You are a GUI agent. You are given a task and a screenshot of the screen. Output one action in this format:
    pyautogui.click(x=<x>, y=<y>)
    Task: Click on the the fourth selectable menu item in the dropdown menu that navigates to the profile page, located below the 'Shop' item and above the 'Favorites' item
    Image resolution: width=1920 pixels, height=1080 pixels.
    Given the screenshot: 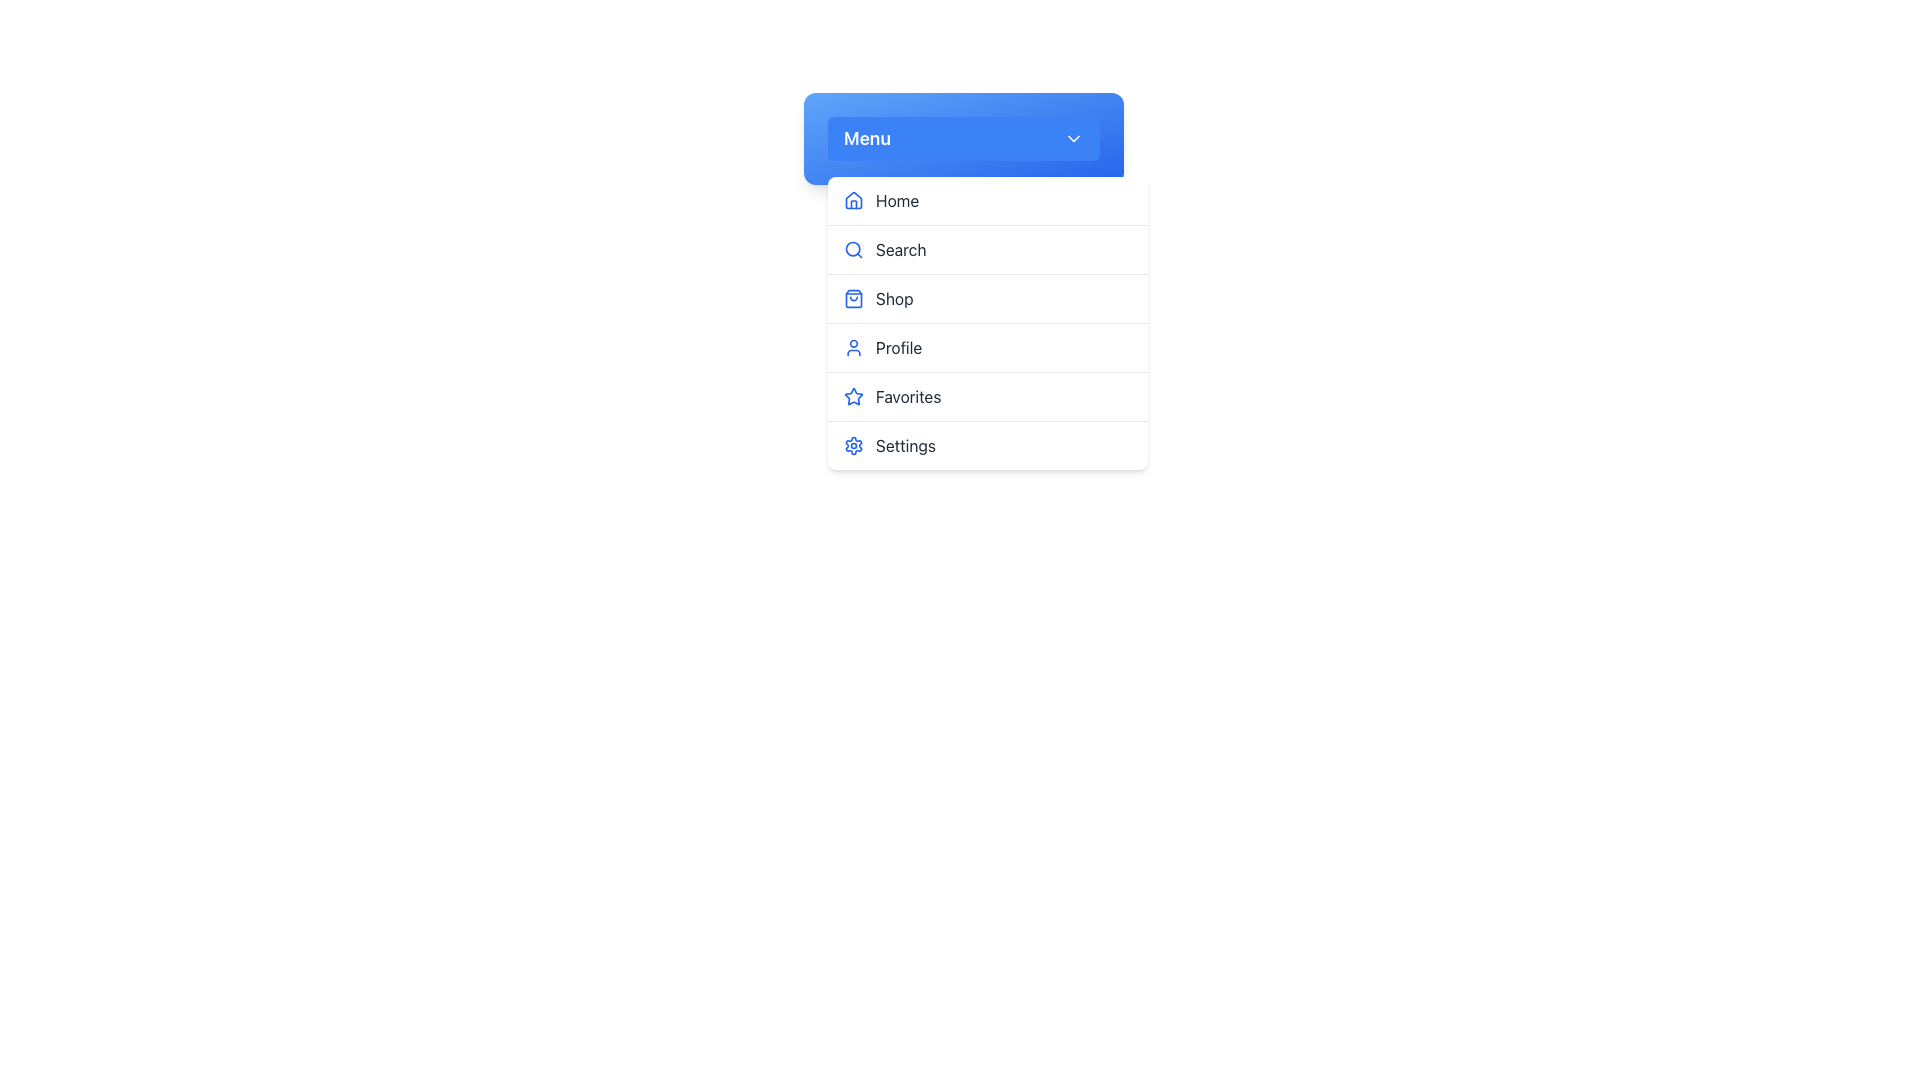 What is the action you would take?
    pyautogui.click(x=988, y=347)
    